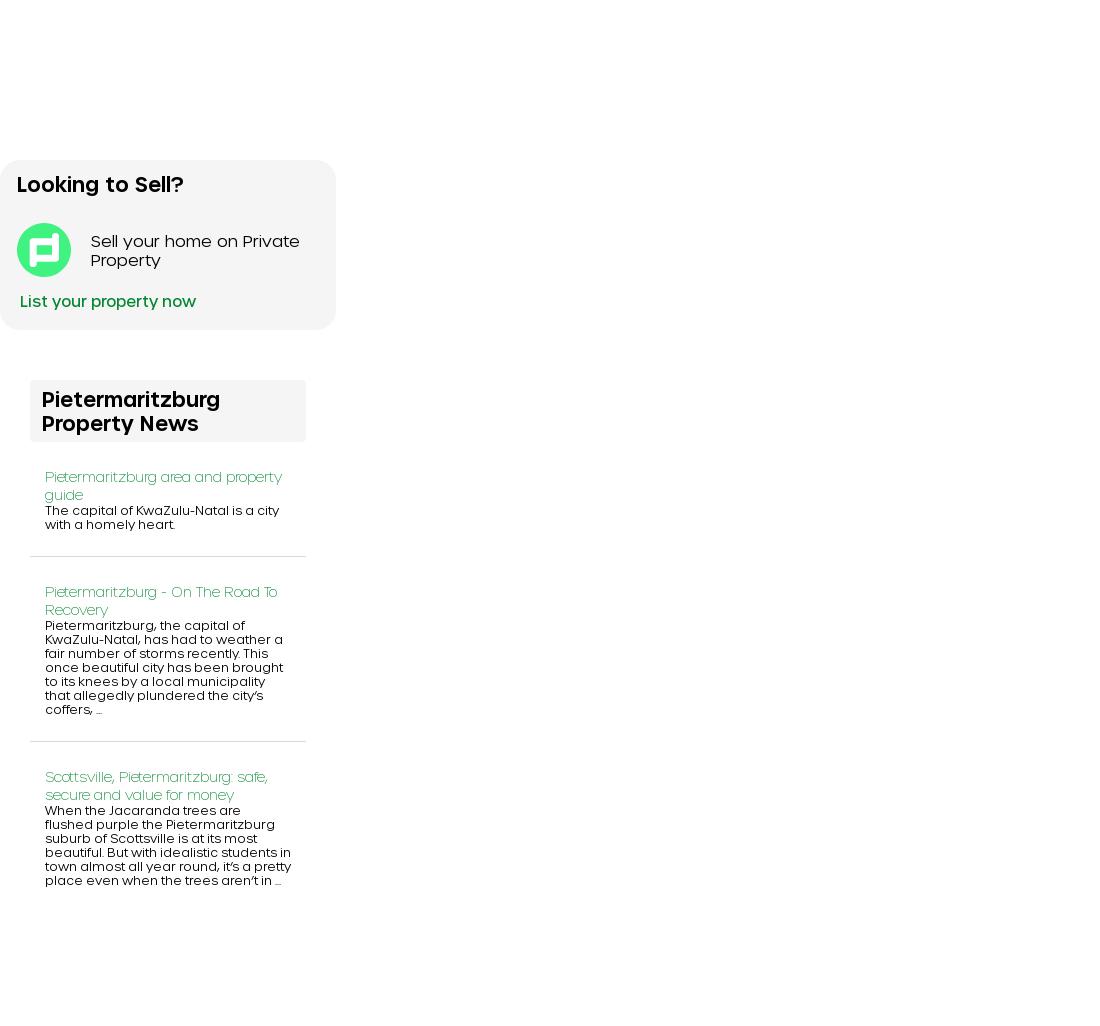 The width and height of the screenshot is (1100, 1026). Describe the element at coordinates (161, 515) in the screenshot. I see `'The capital of KwaZulu-Natal is a city with a homely heart.'` at that location.